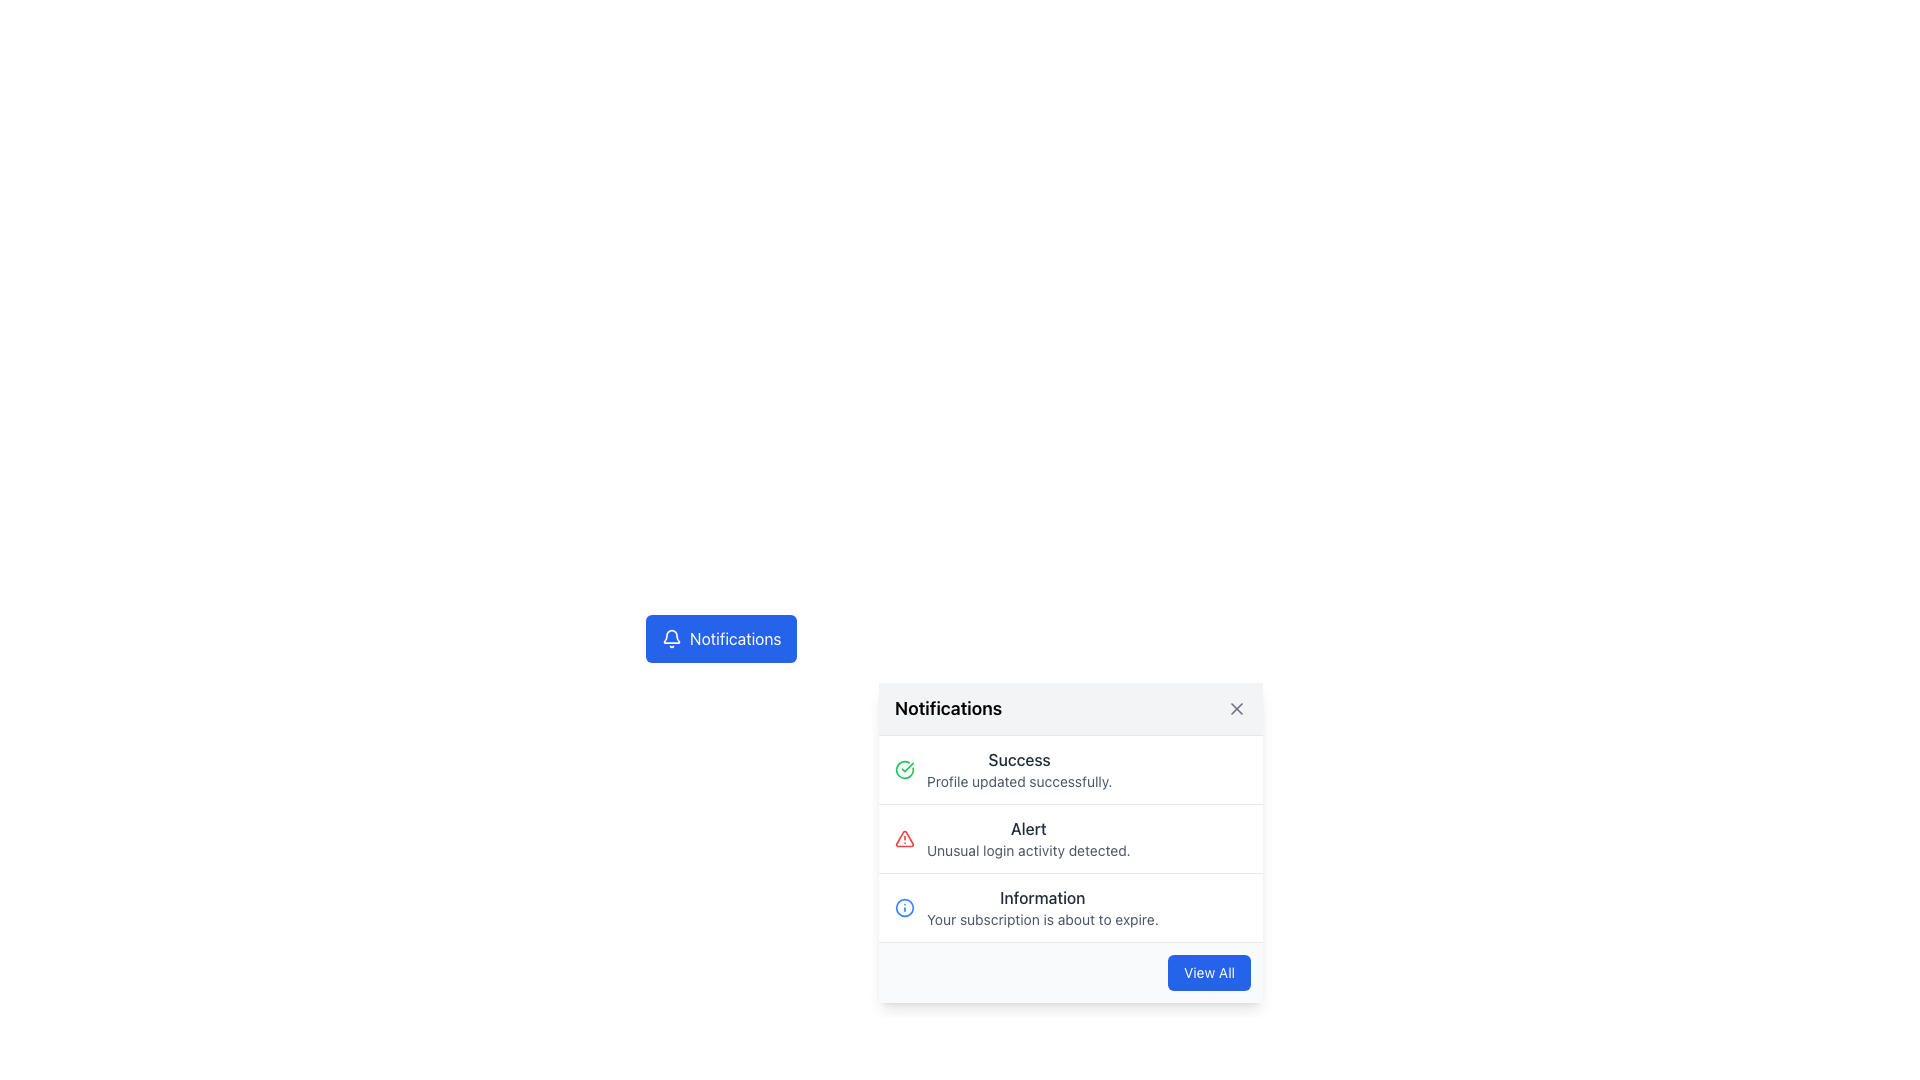 This screenshot has height=1080, width=1920. What do you see at coordinates (904, 769) in the screenshot?
I see `the circular icon with a green border and a checkmark inside, which indicates a confirmation or success status, located at the top-left of the Success notification item preceding the text 'Success'` at bounding box center [904, 769].